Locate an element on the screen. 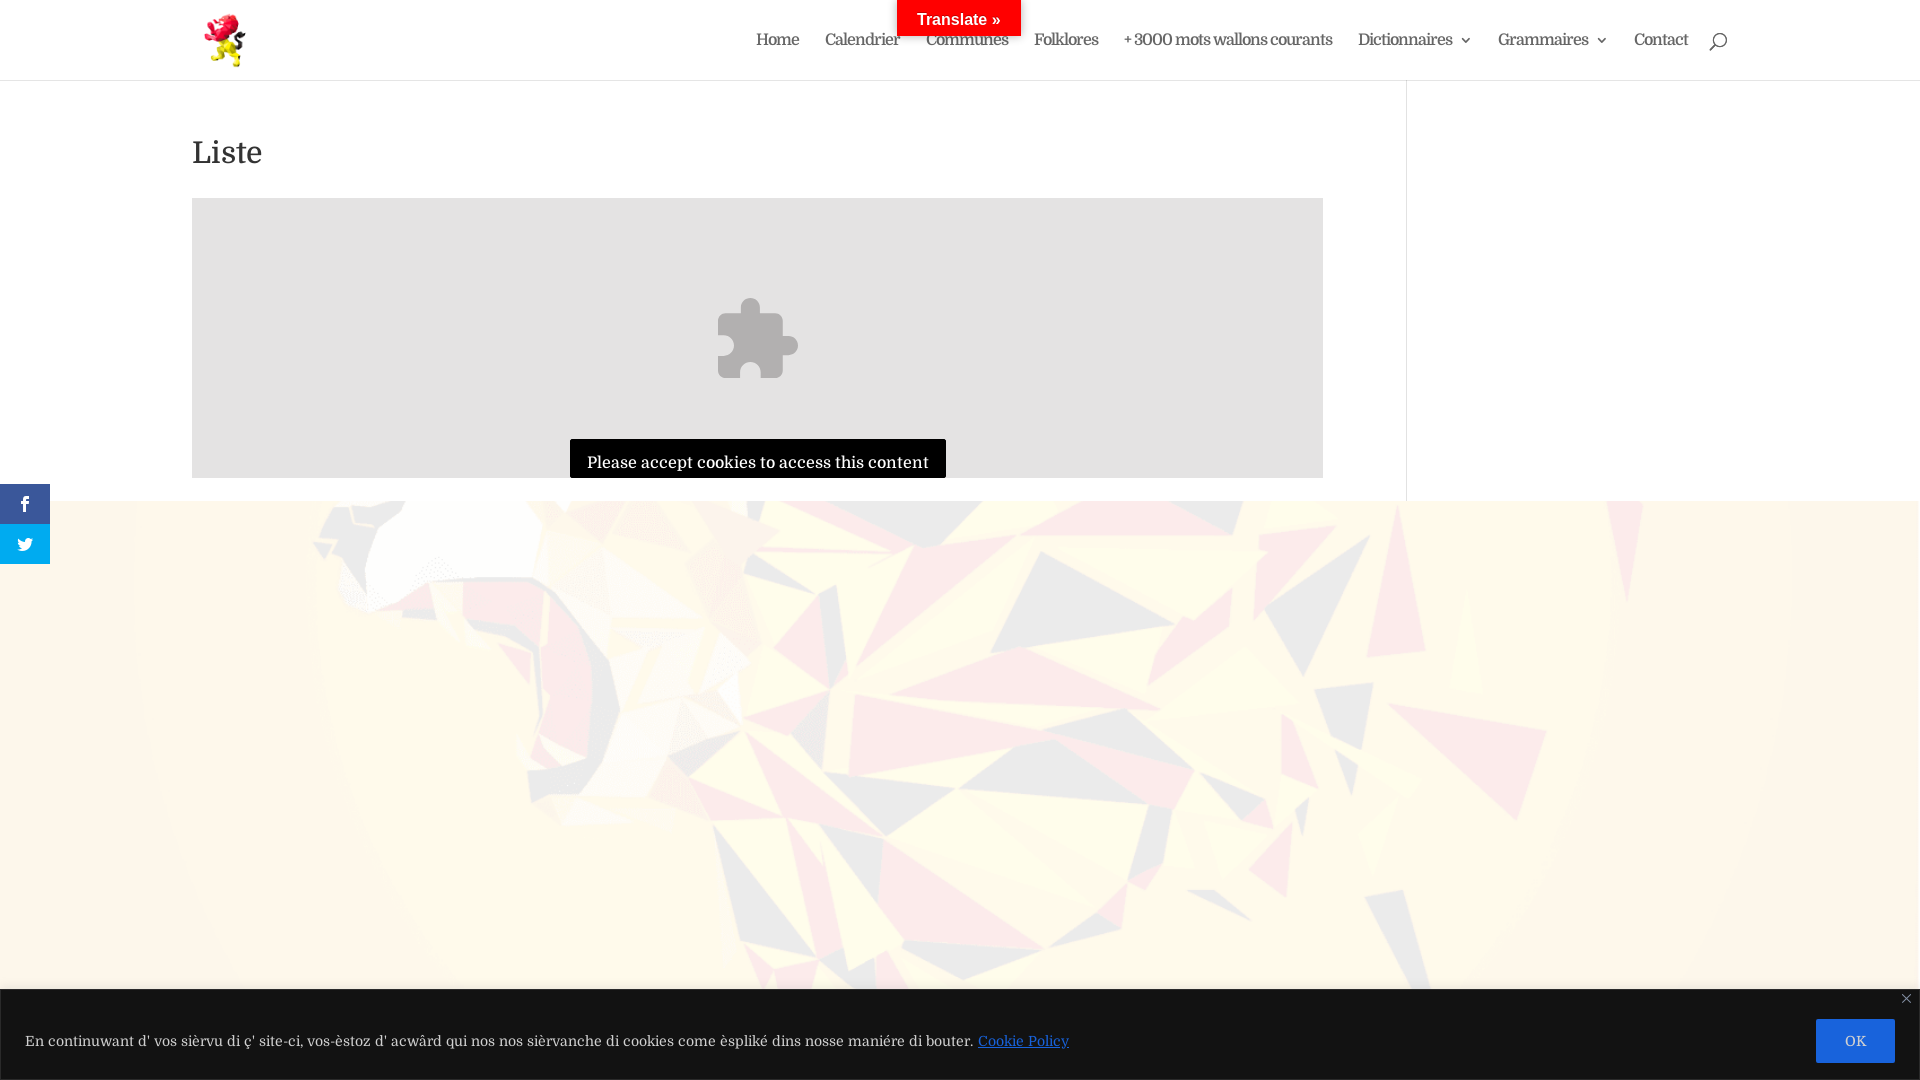  'OK' is located at coordinates (1815, 1039).